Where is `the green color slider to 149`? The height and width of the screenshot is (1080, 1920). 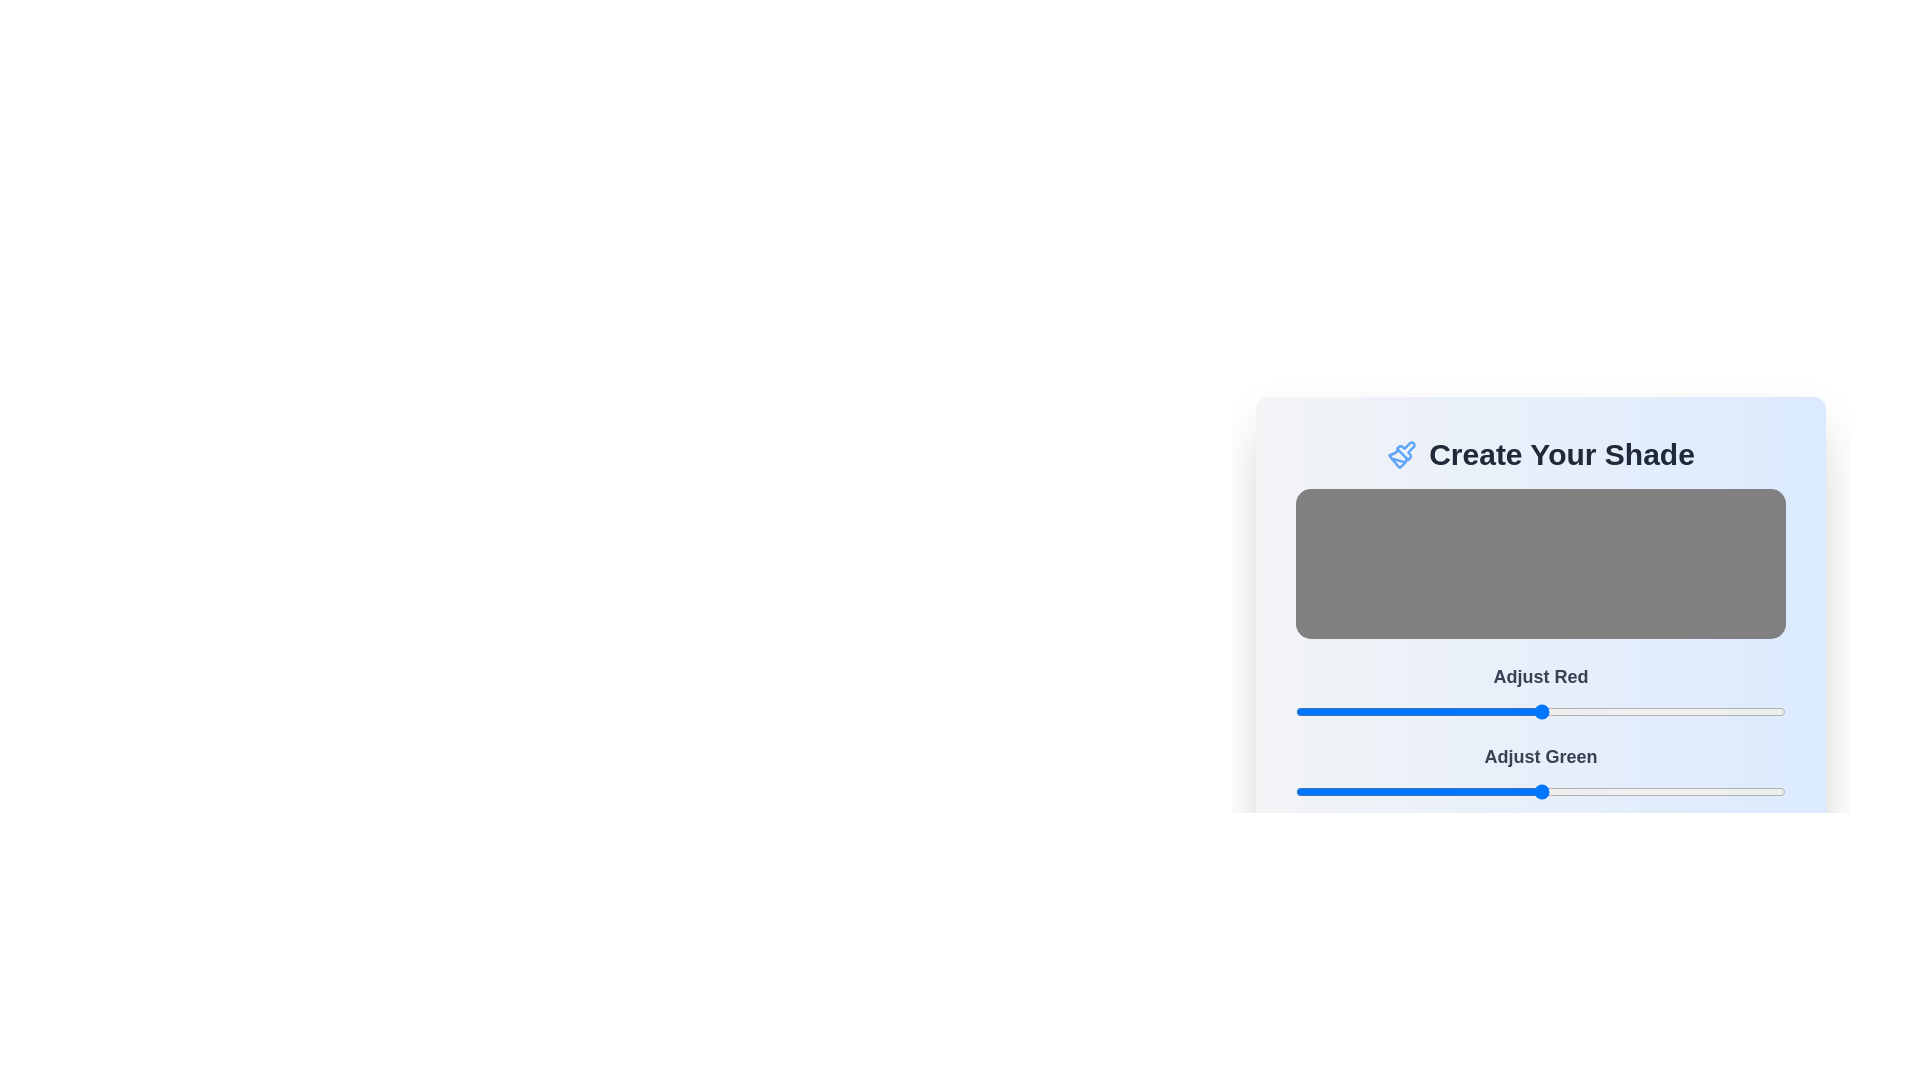
the green color slider to 149 is located at coordinates (1581, 790).